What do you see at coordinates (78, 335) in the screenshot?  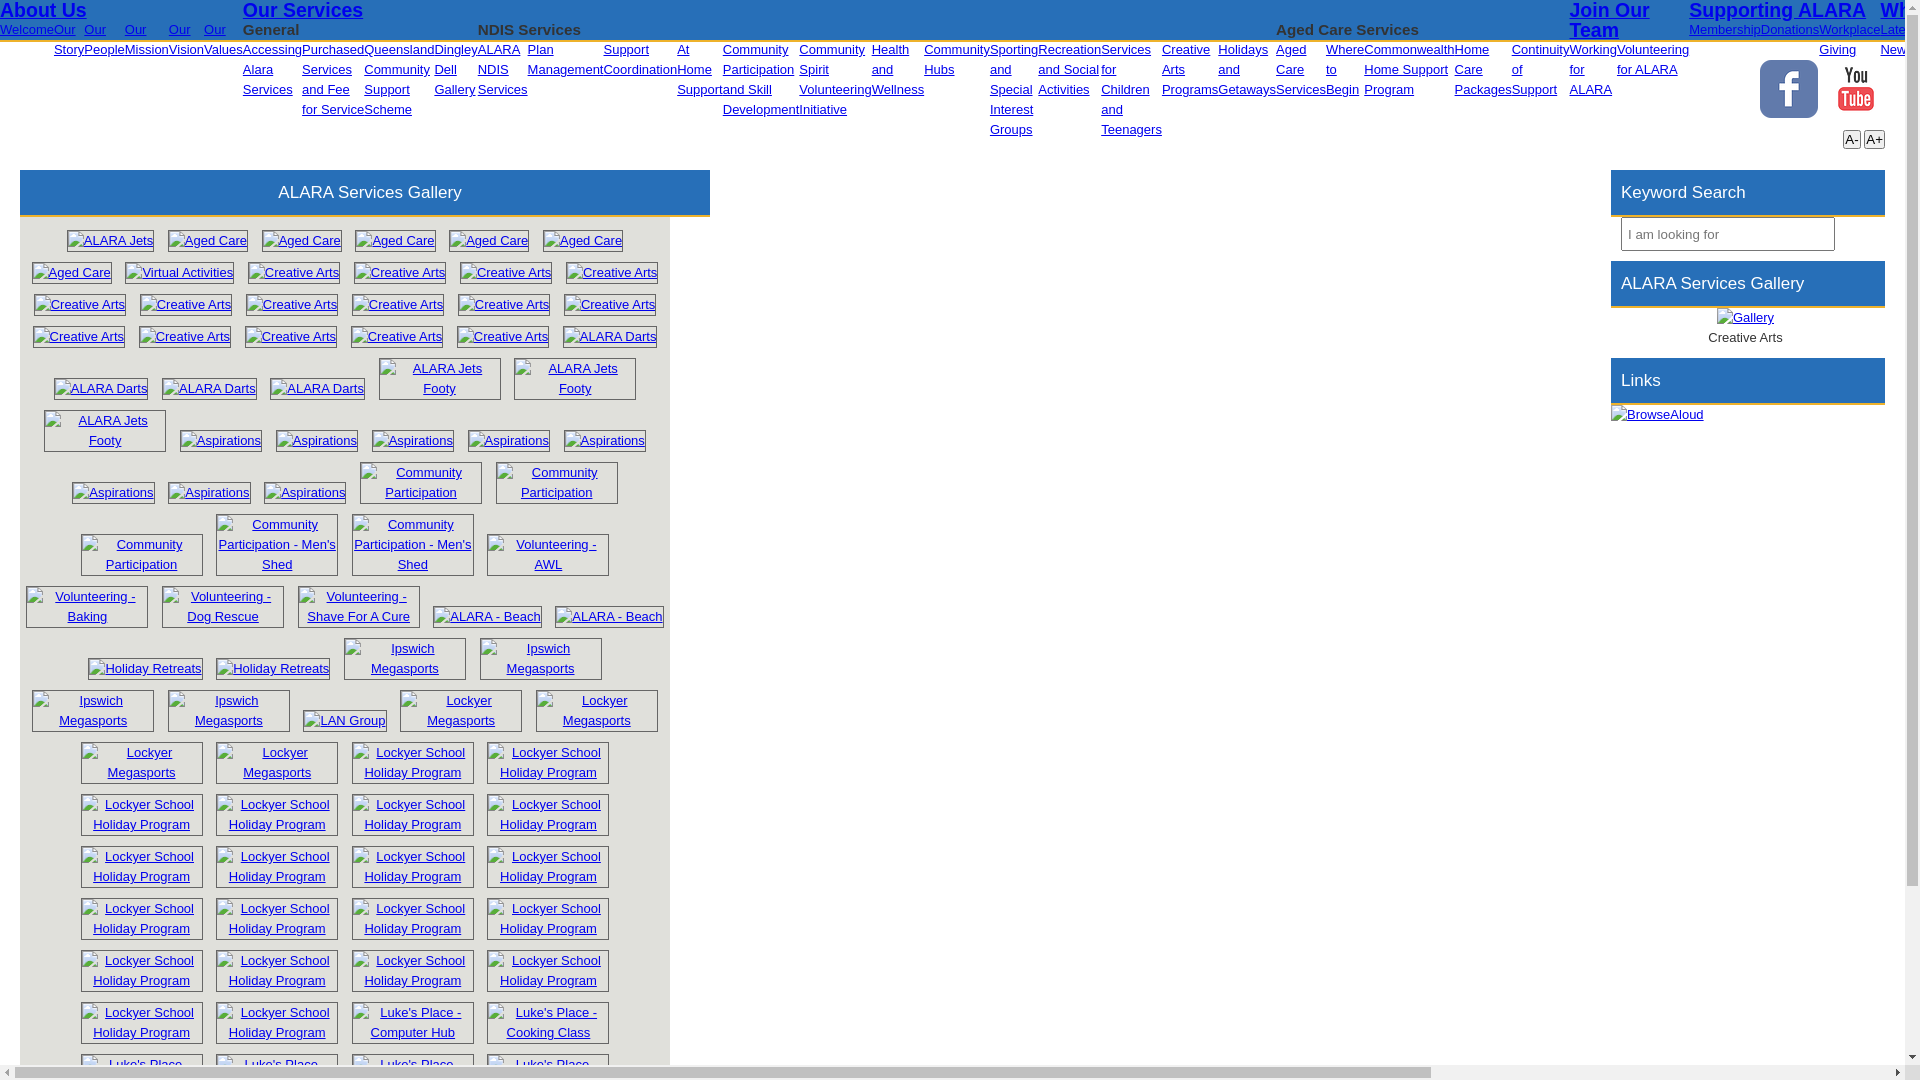 I see `'Creative Arts'` at bounding box center [78, 335].